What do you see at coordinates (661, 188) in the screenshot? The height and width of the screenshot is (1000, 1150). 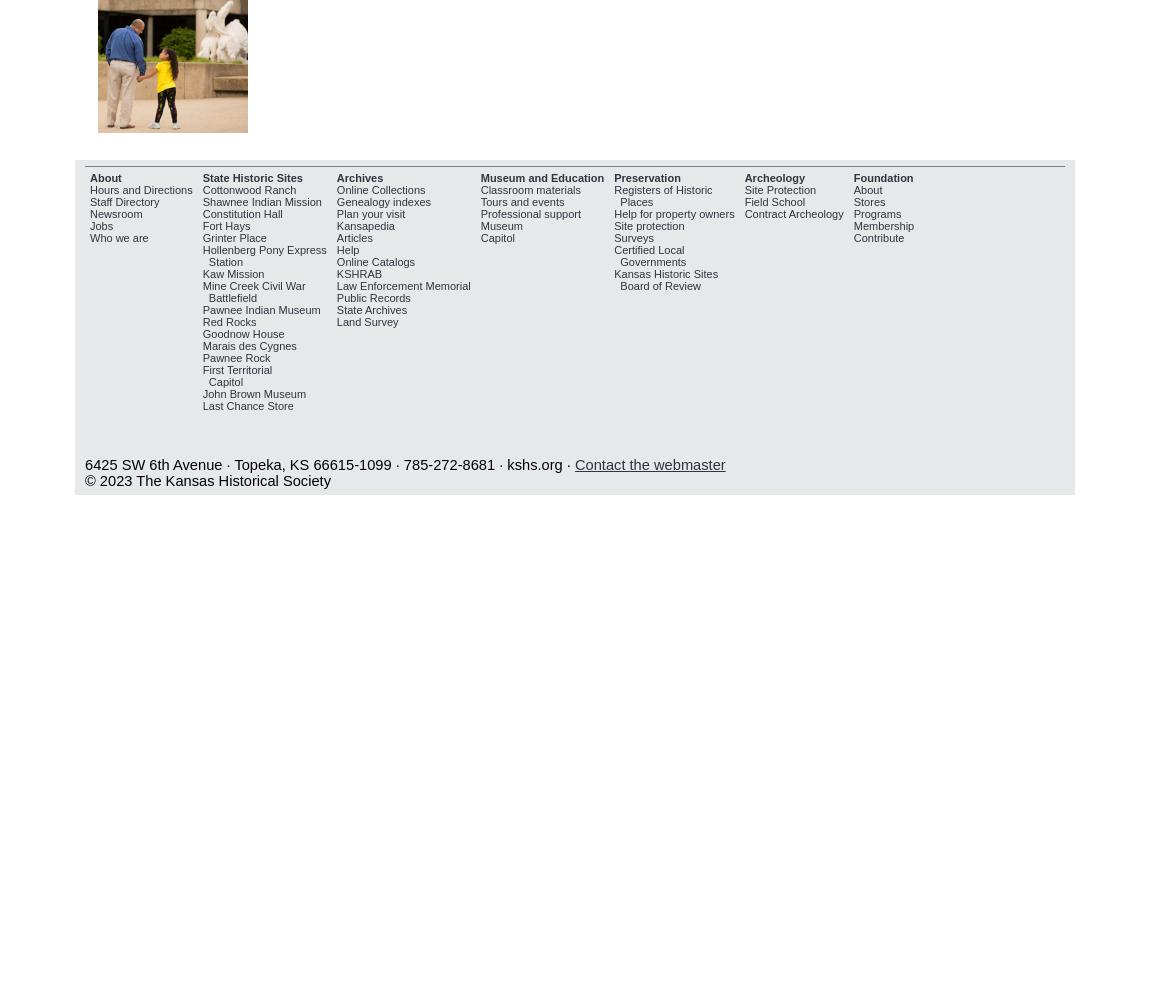 I see `'Registers of Historic'` at bounding box center [661, 188].